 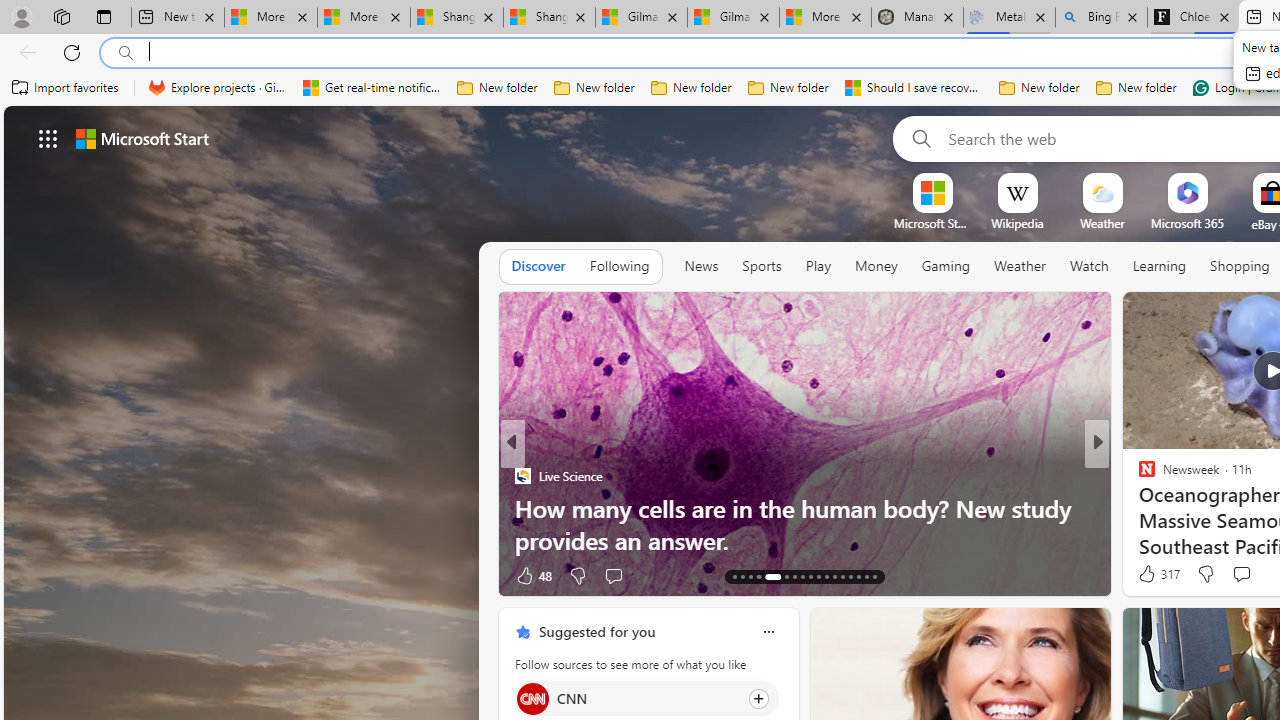 I want to click on 'Gilma and Hector both pose tropical trouble for Hawaii', so click(x=732, y=17).